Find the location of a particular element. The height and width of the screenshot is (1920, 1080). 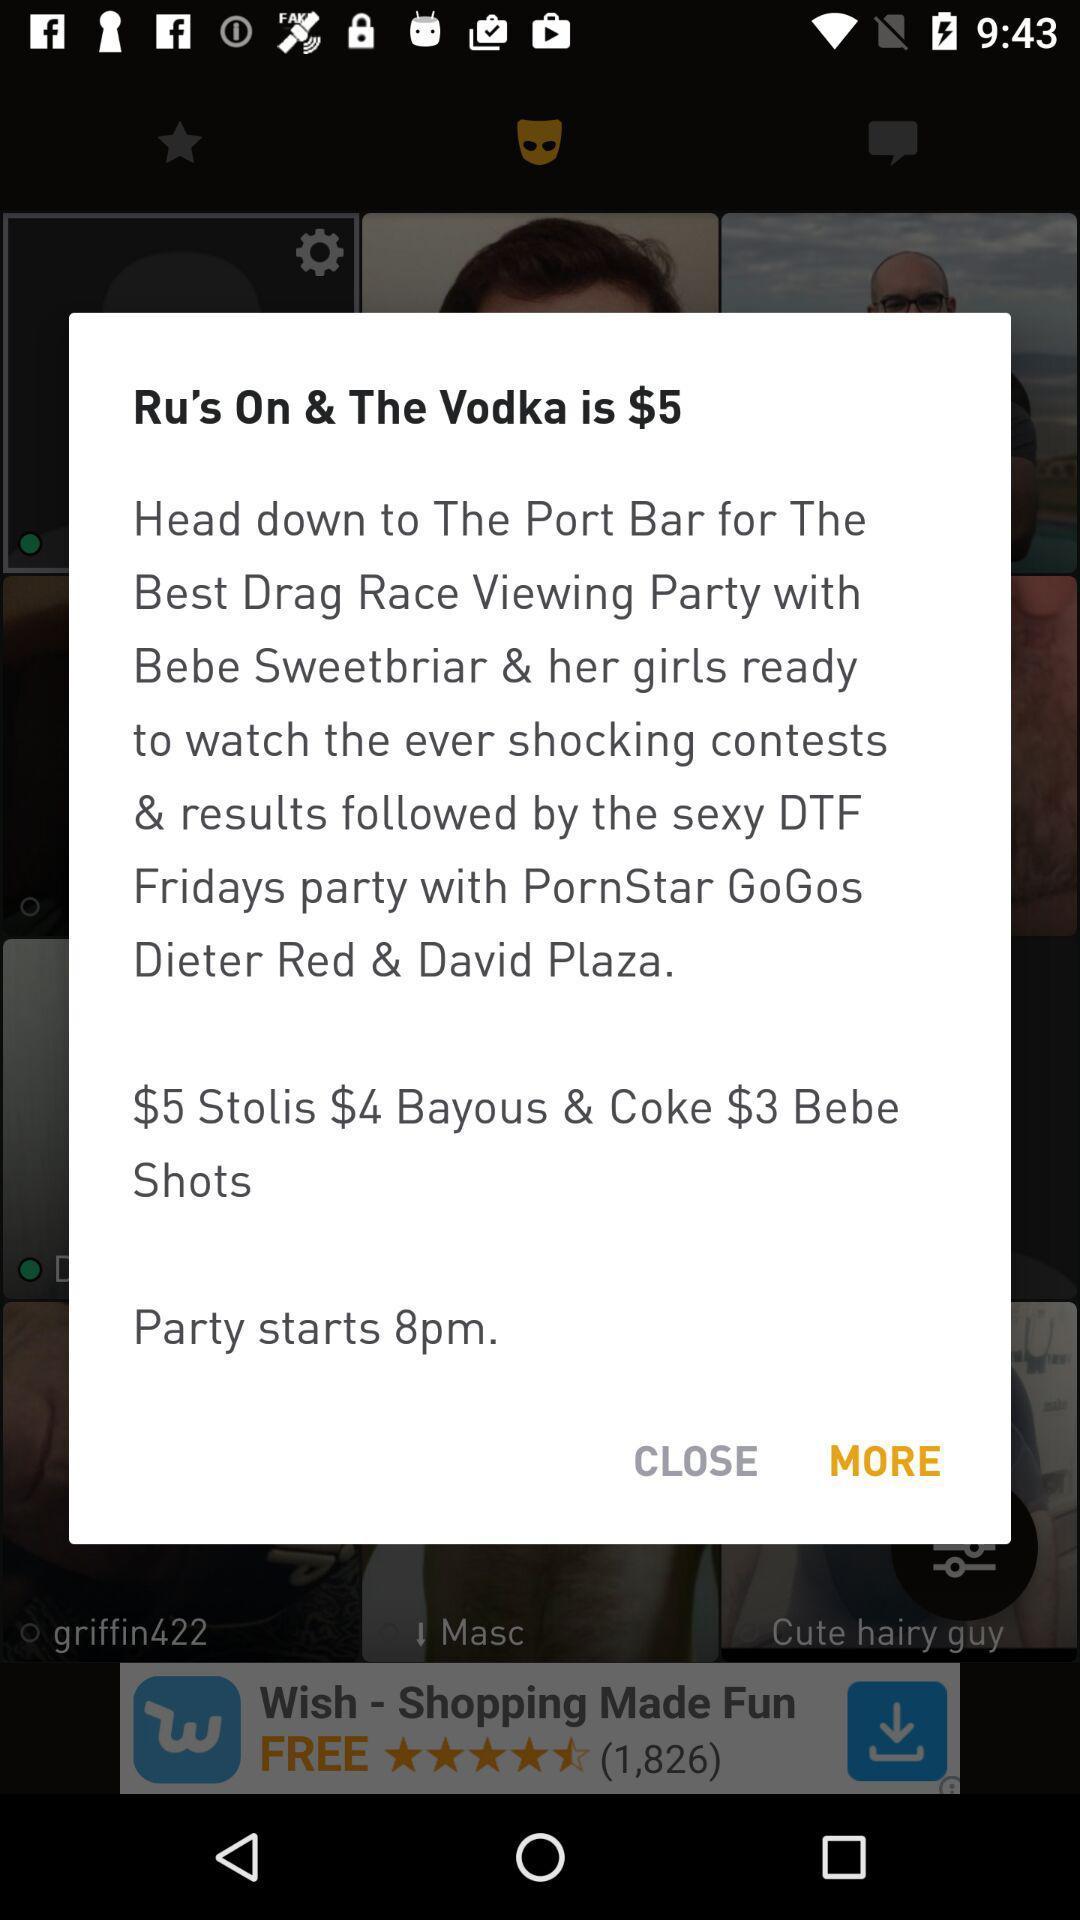

item at the bottom is located at coordinates (694, 1460).